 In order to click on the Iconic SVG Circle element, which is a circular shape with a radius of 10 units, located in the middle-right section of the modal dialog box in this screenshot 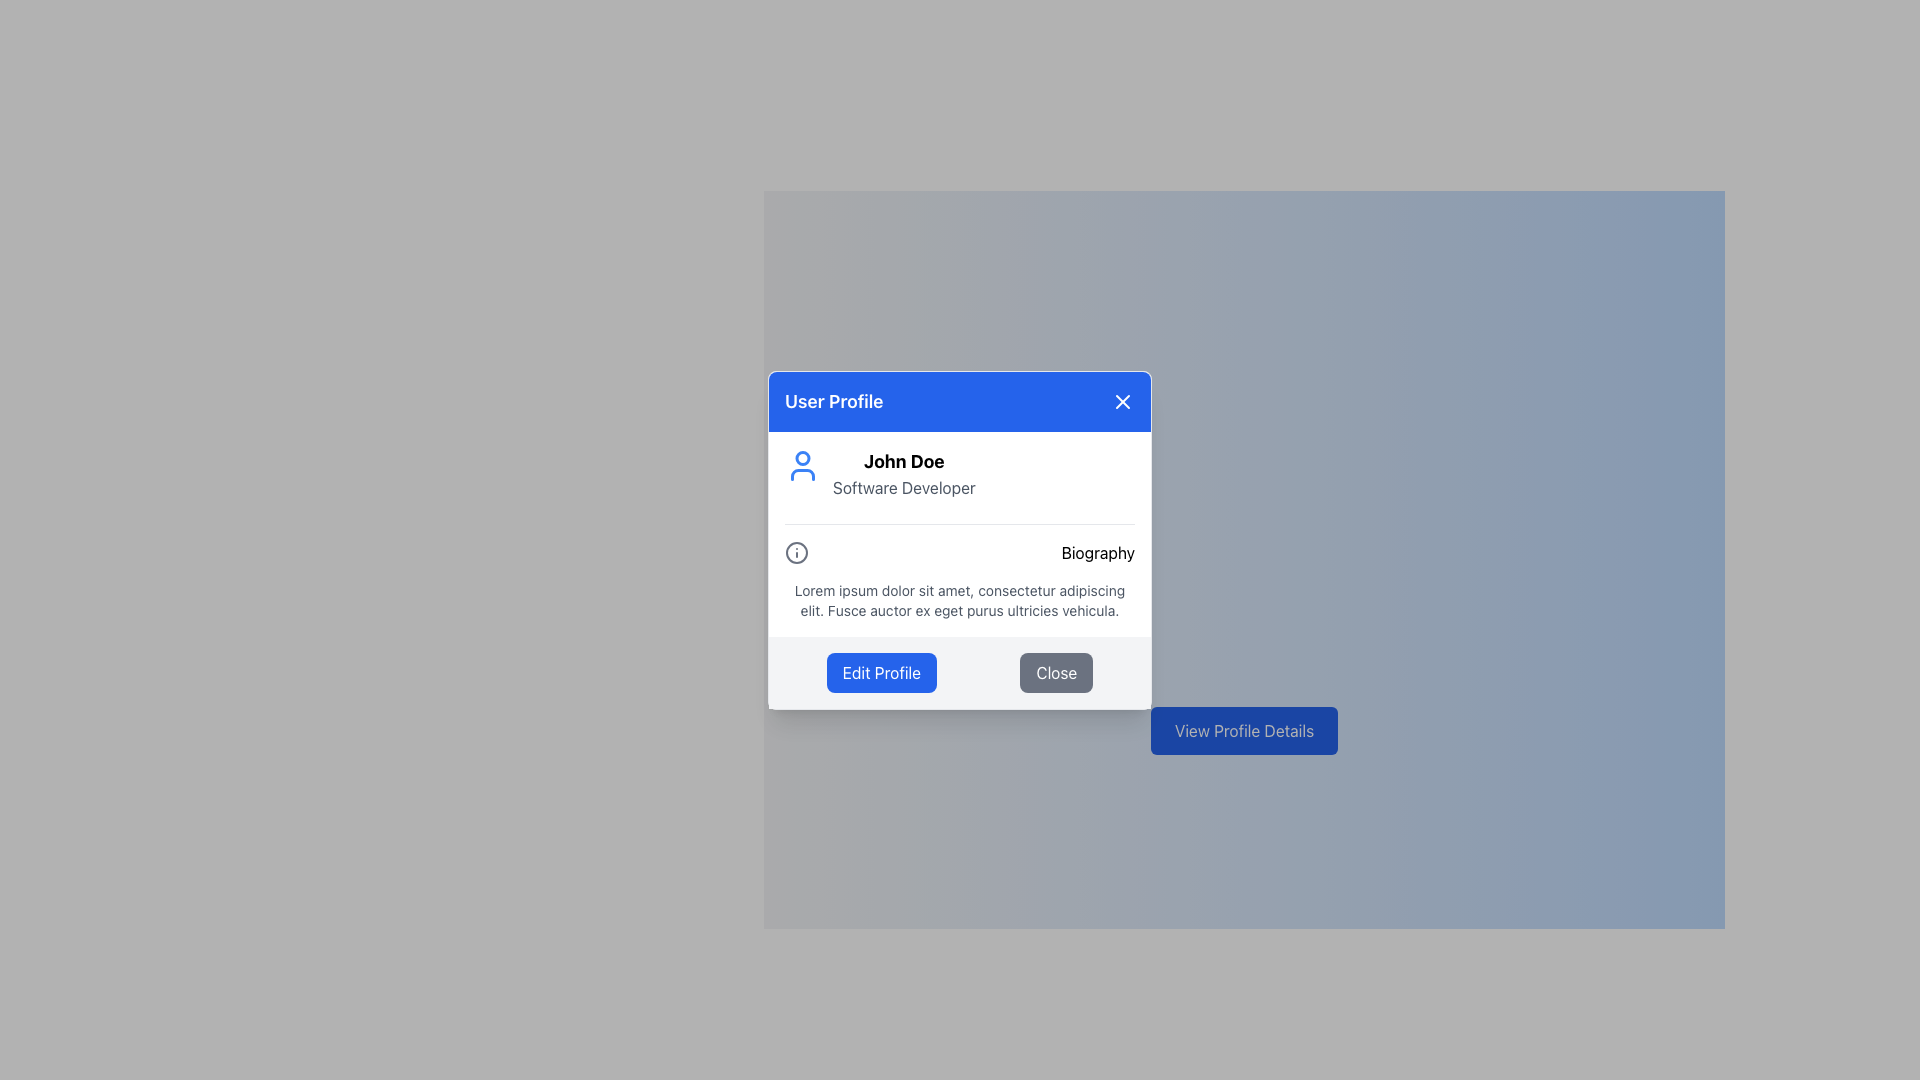, I will do `click(795, 552)`.